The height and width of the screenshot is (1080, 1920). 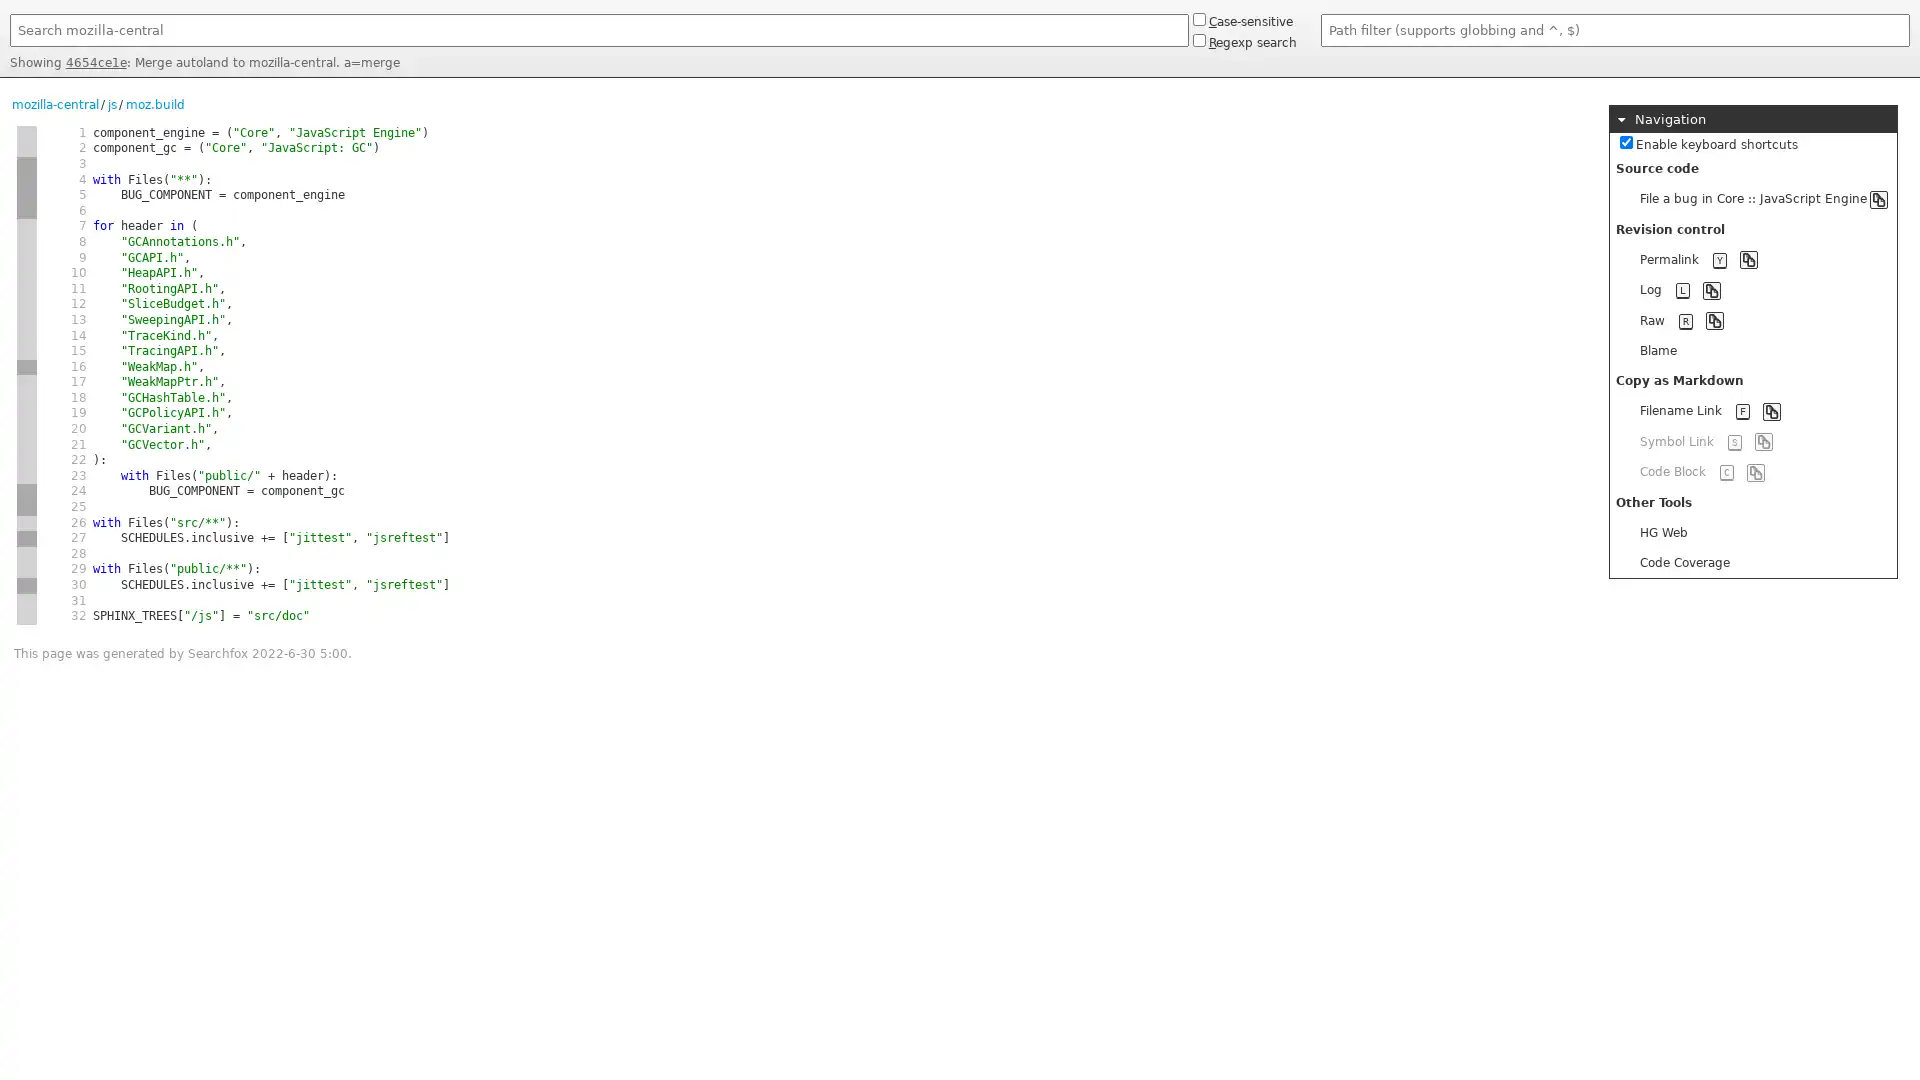 What do you see at coordinates (27, 460) in the screenshot?
I see `same hash 1` at bounding box center [27, 460].